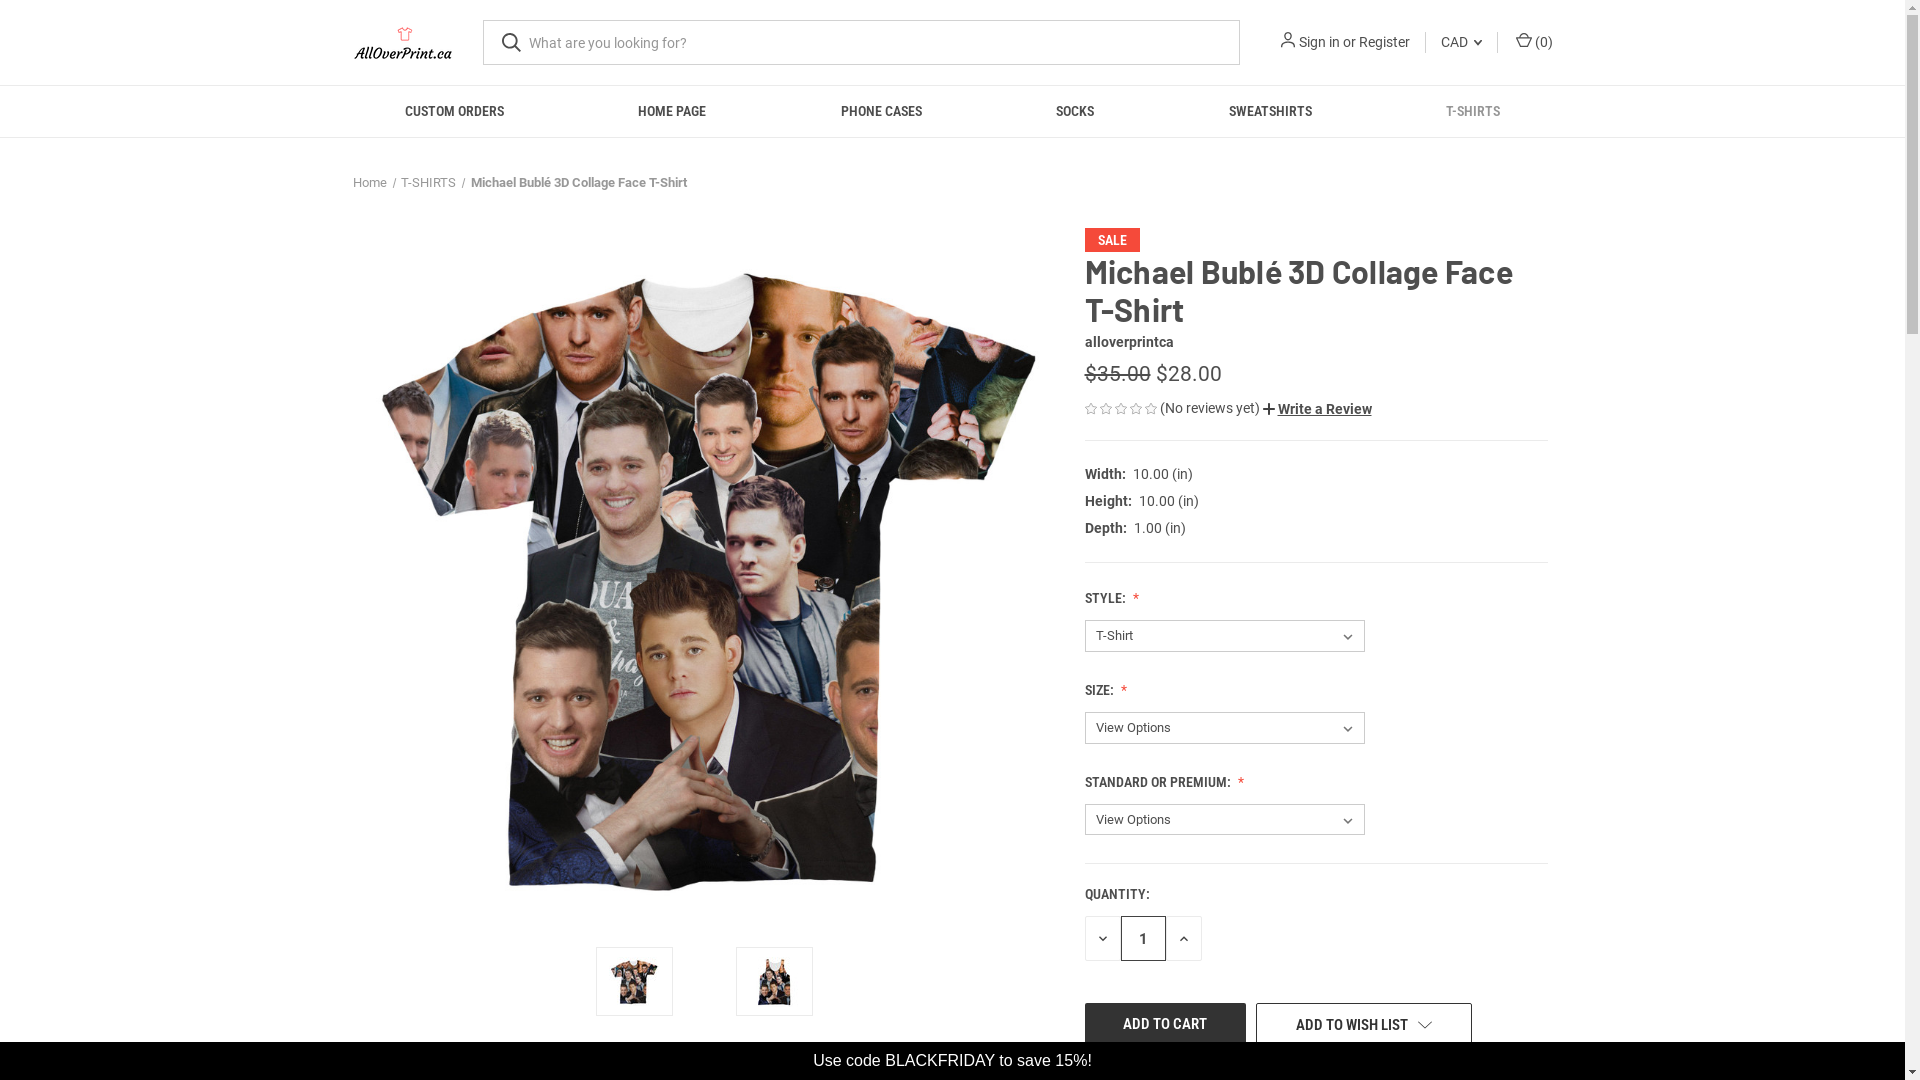  Describe the element at coordinates (672, 111) in the screenshot. I see `'HOME PAGE'` at that location.